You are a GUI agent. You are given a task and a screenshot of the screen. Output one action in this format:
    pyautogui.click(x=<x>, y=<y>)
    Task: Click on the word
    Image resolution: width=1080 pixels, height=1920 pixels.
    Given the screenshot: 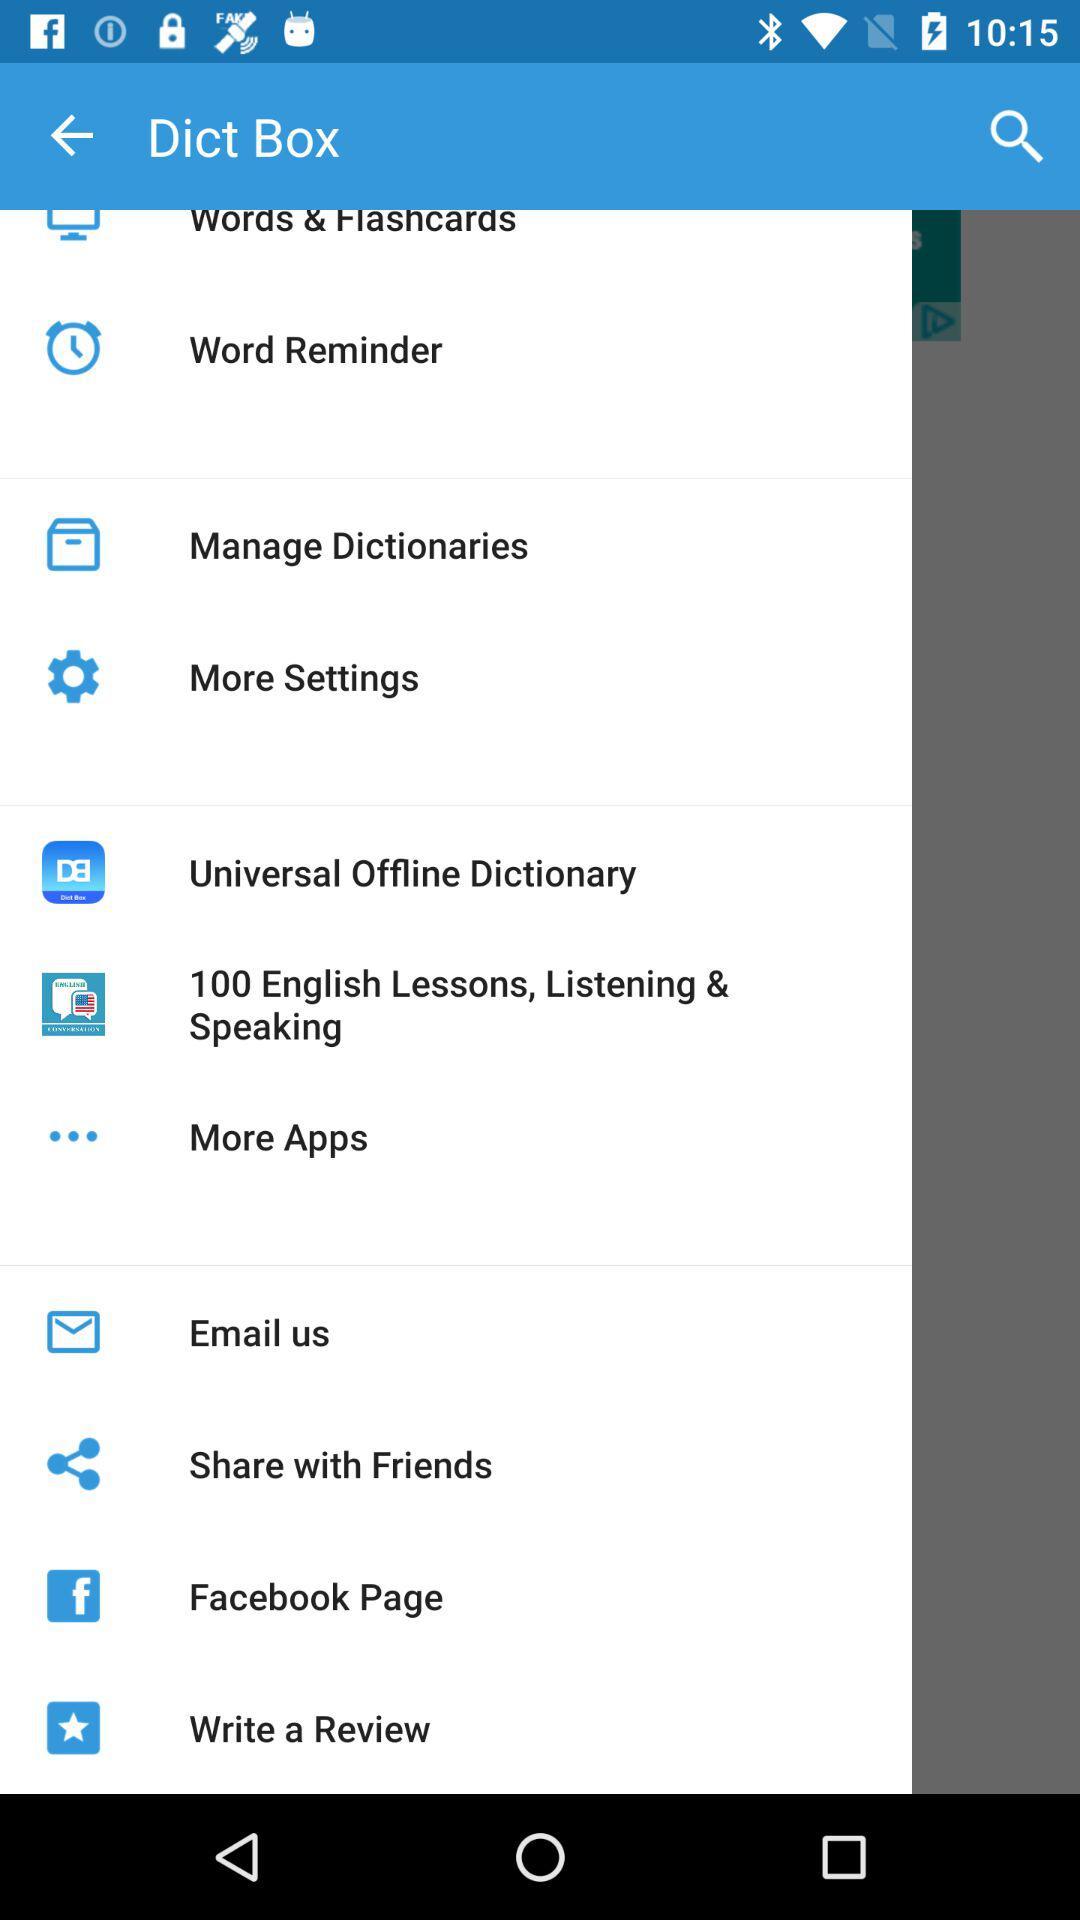 What is the action you would take?
    pyautogui.click(x=540, y=274)
    